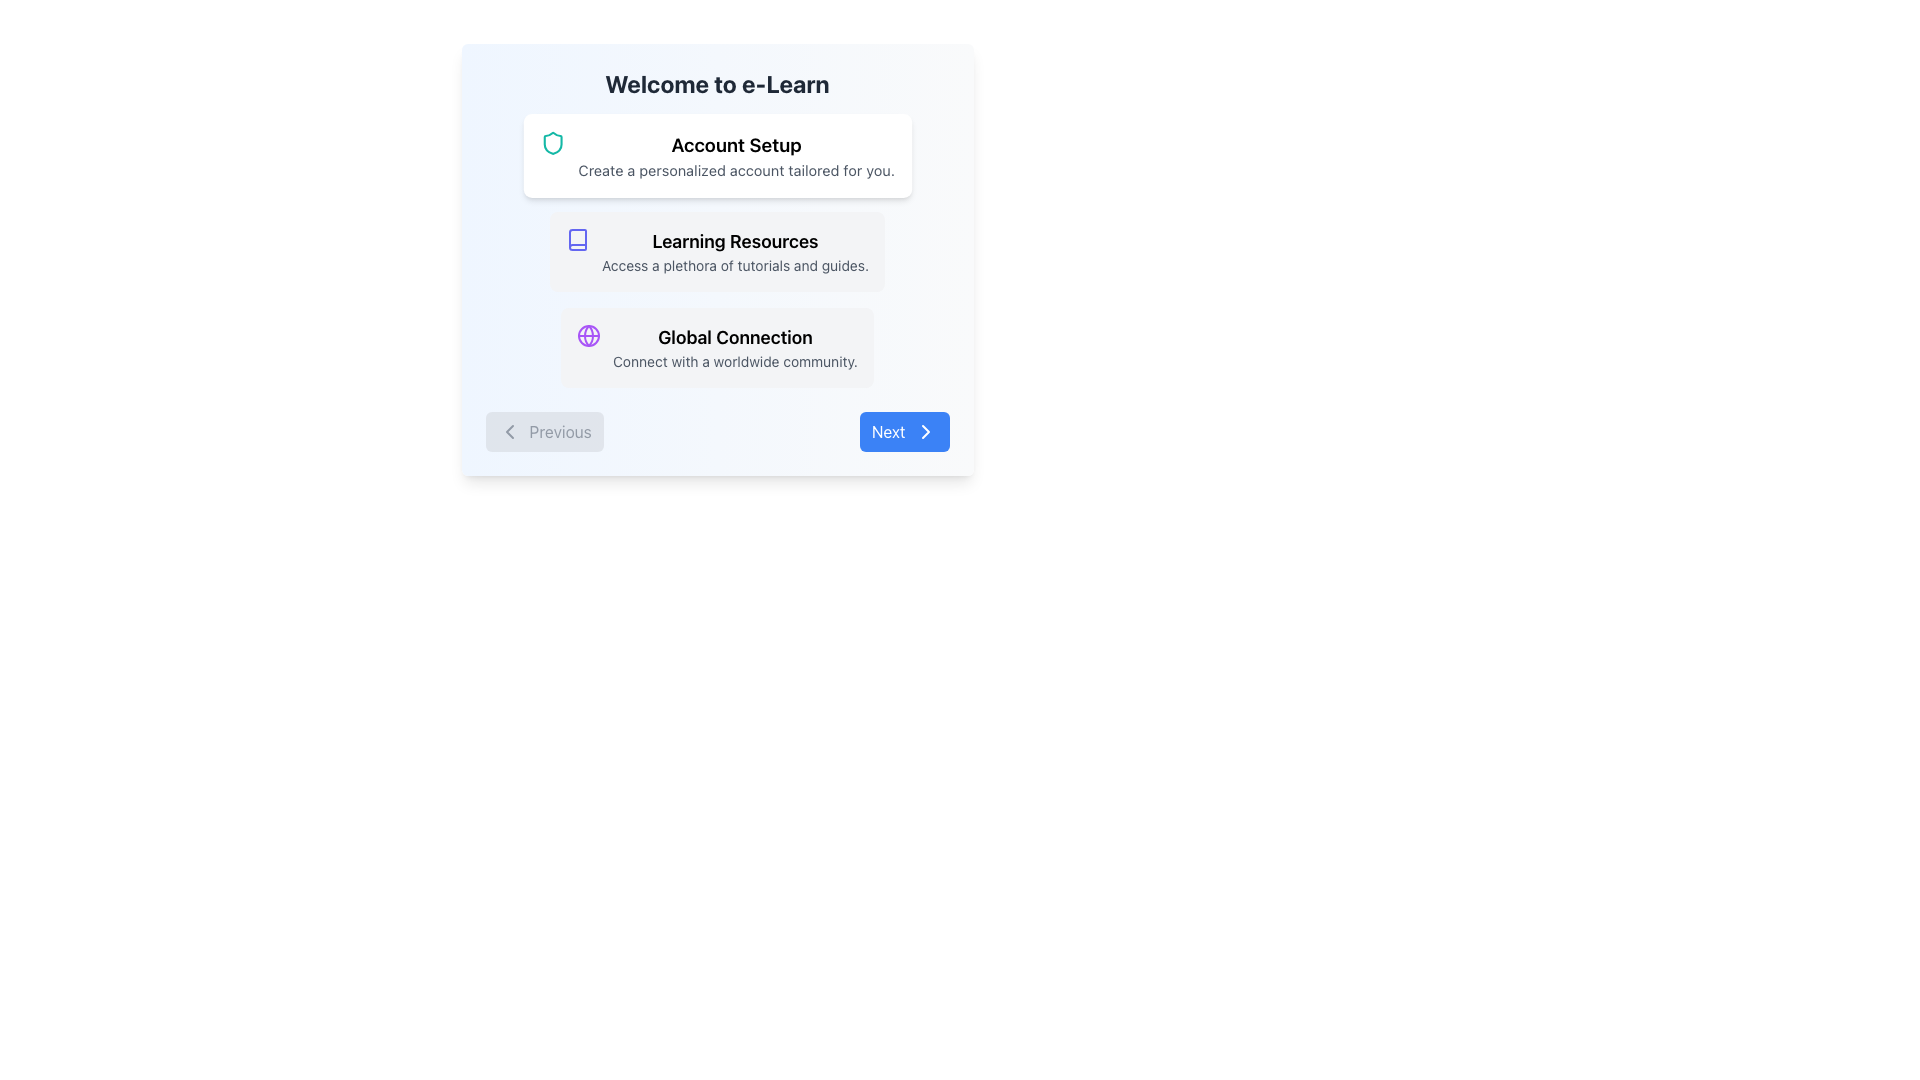 The image size is (1920, 1080). Describe the element at coordinates (717, 258) in the screenshot. I see `content in the Informational Card, which is the second card in a vertical sequence of three, providing information about accessing learning resources` at that location.